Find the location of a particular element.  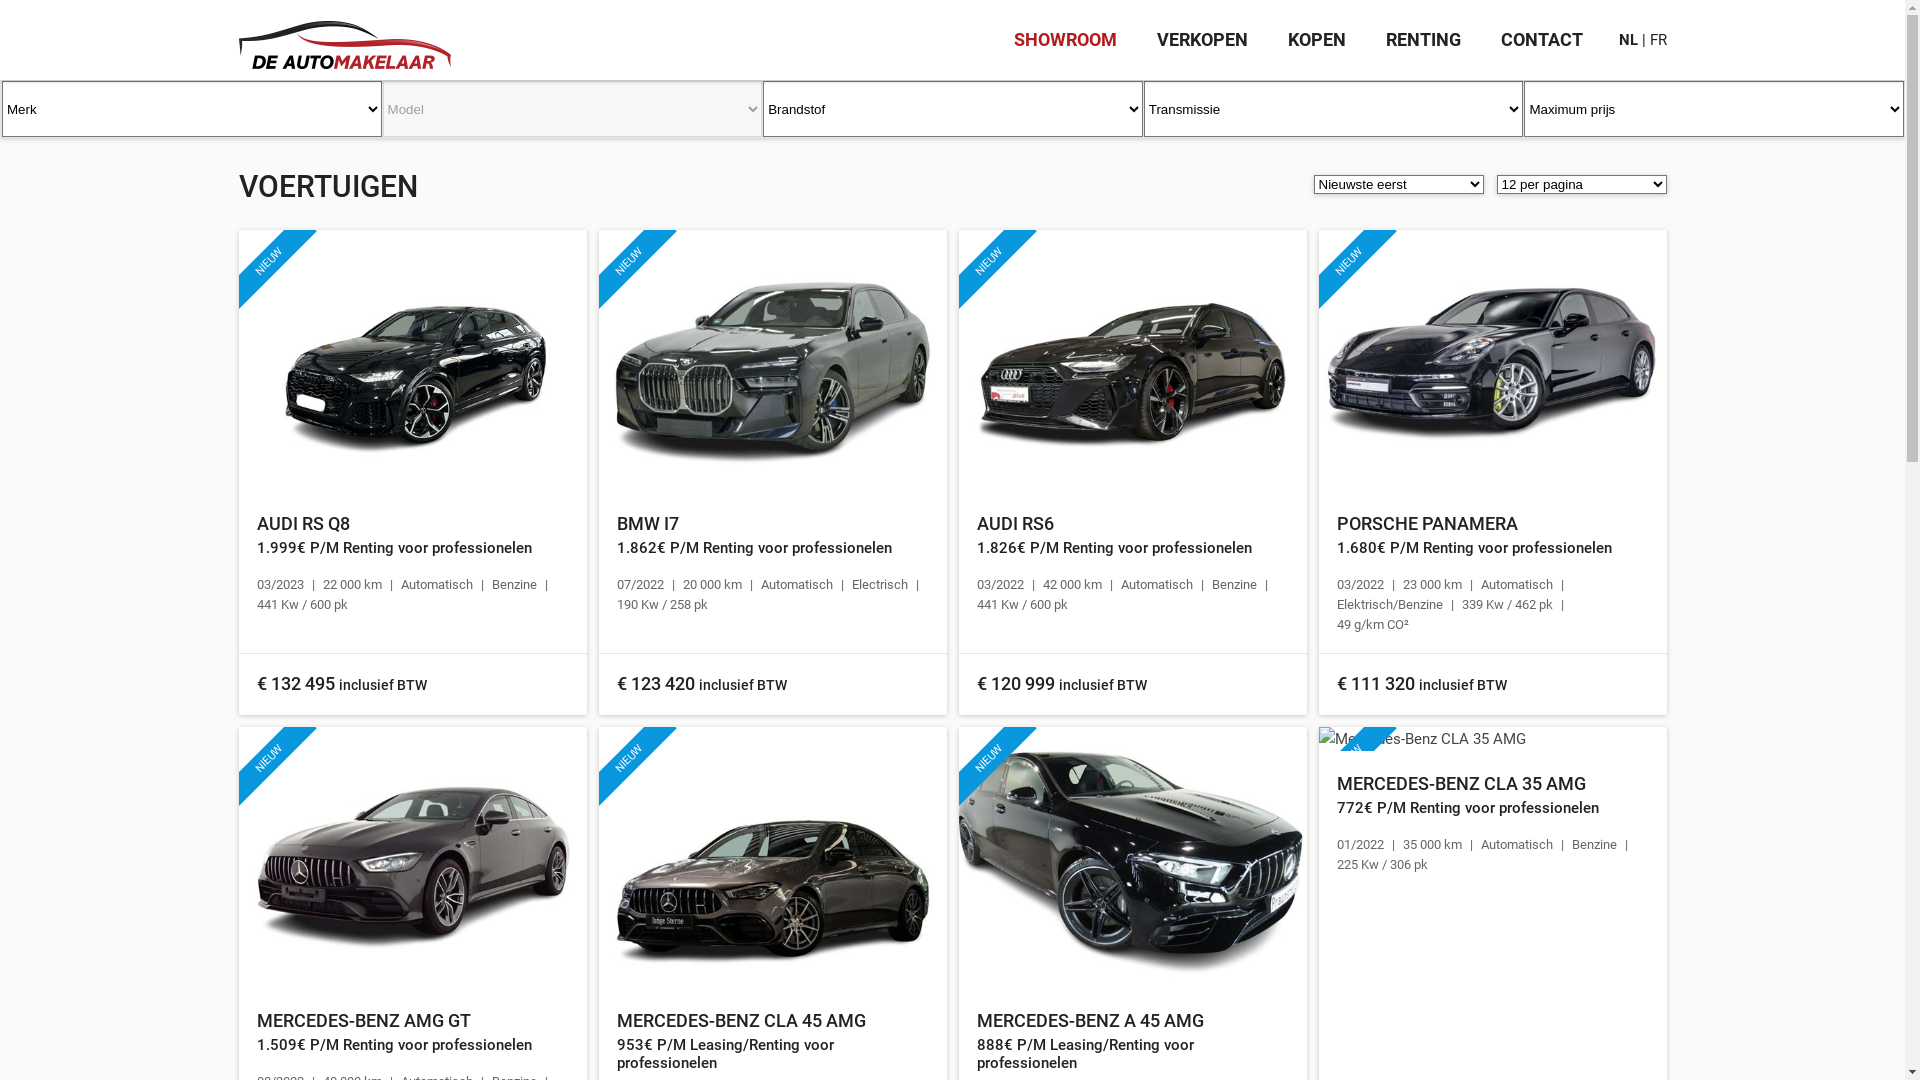

'SHOWROOM' is located at coordinates (1013, 39).